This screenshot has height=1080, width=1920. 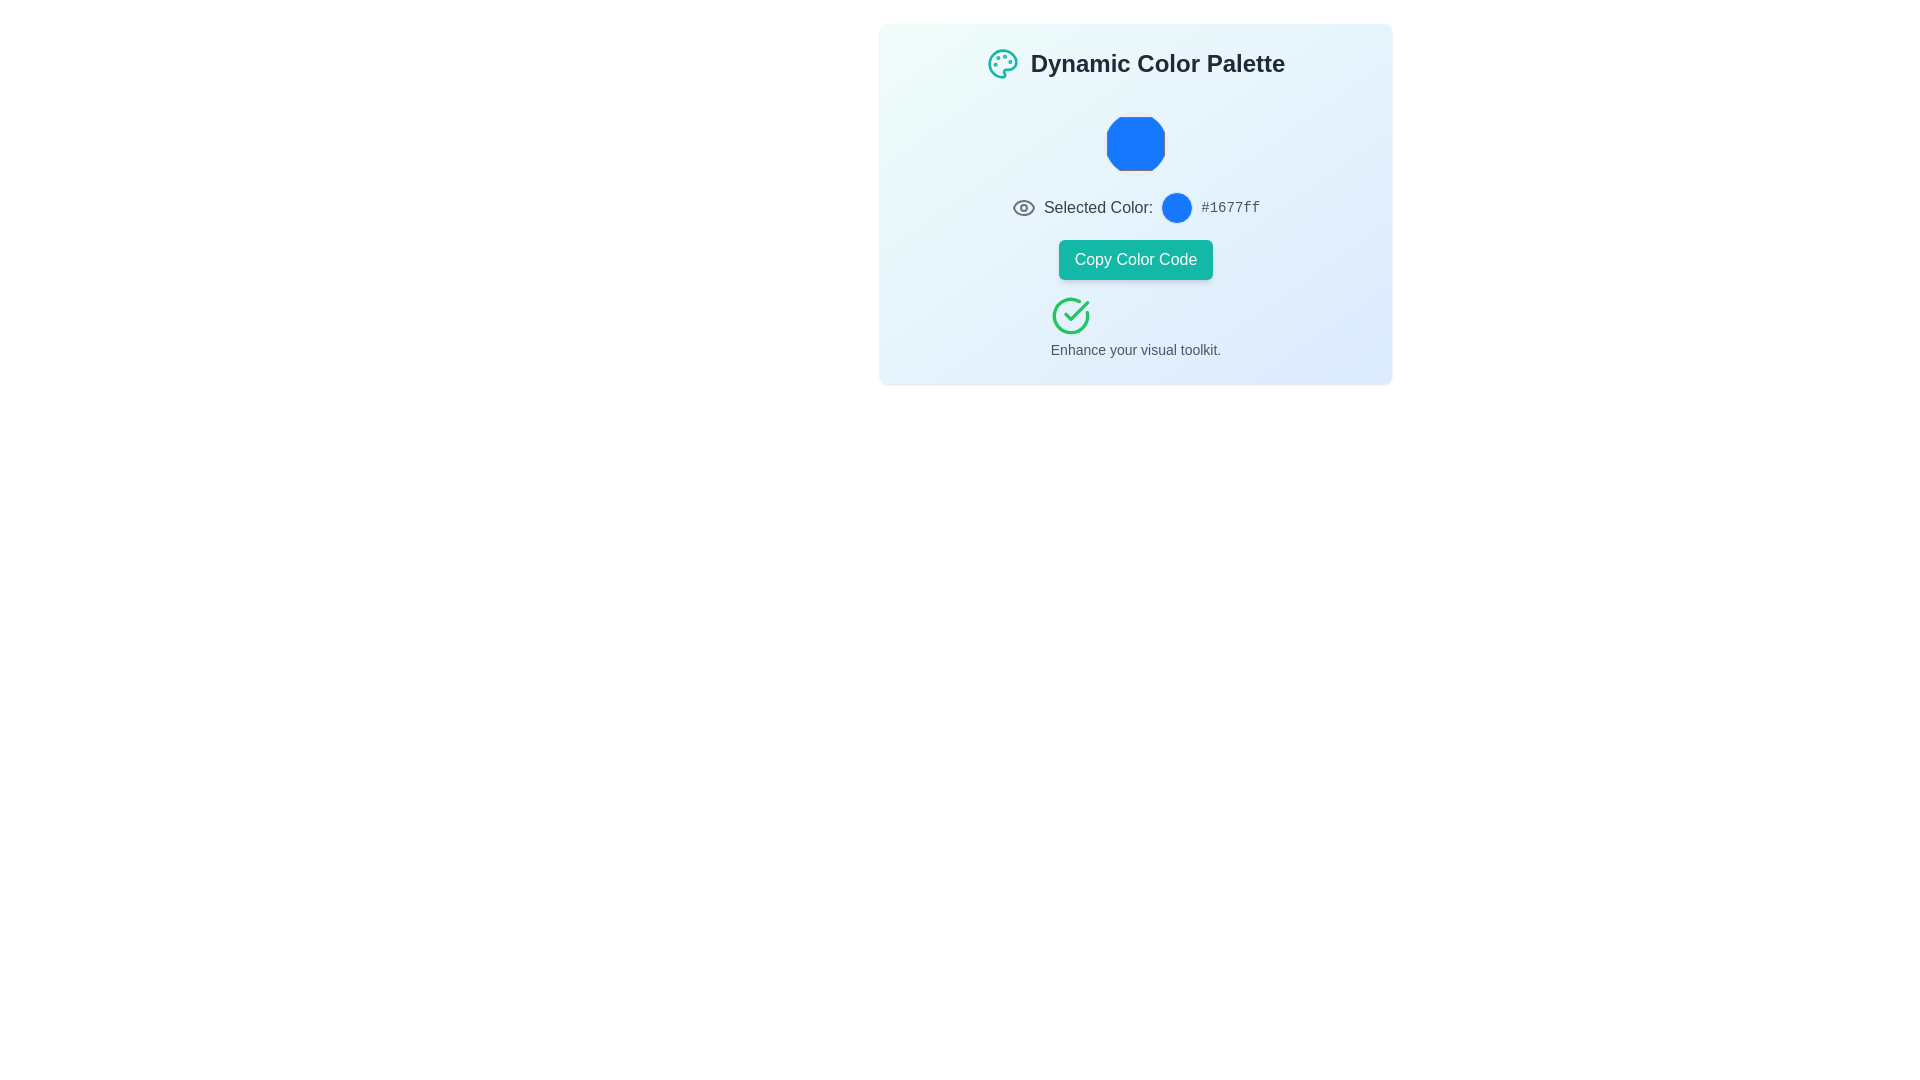 What do you see at coordinates (1023, 208) in the screenshot?
I see `the eye icon that is styled in gray tones and positioned to the left of the text 'Selected Color:', which indicates the selected color` at bounding box center [1023, 208].